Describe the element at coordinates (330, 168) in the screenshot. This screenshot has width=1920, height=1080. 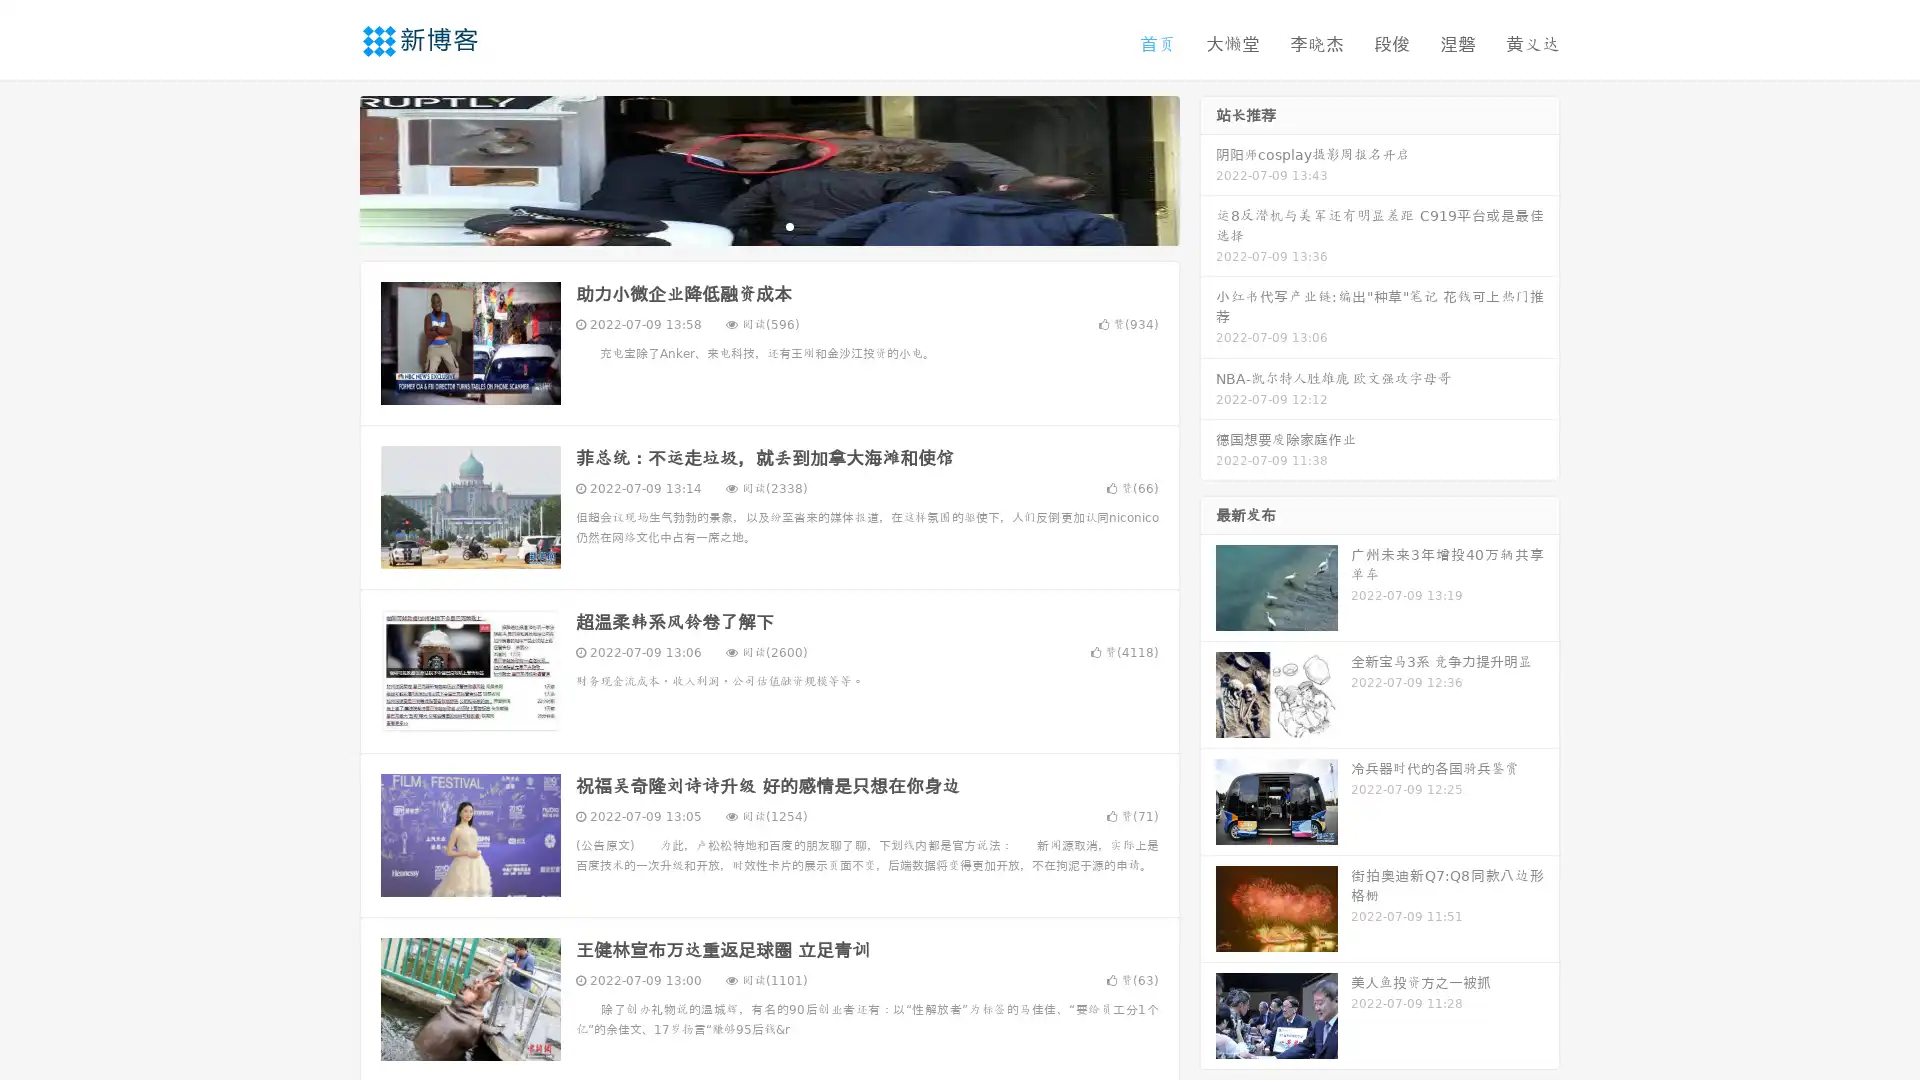
I see `Previous slide` at that location.